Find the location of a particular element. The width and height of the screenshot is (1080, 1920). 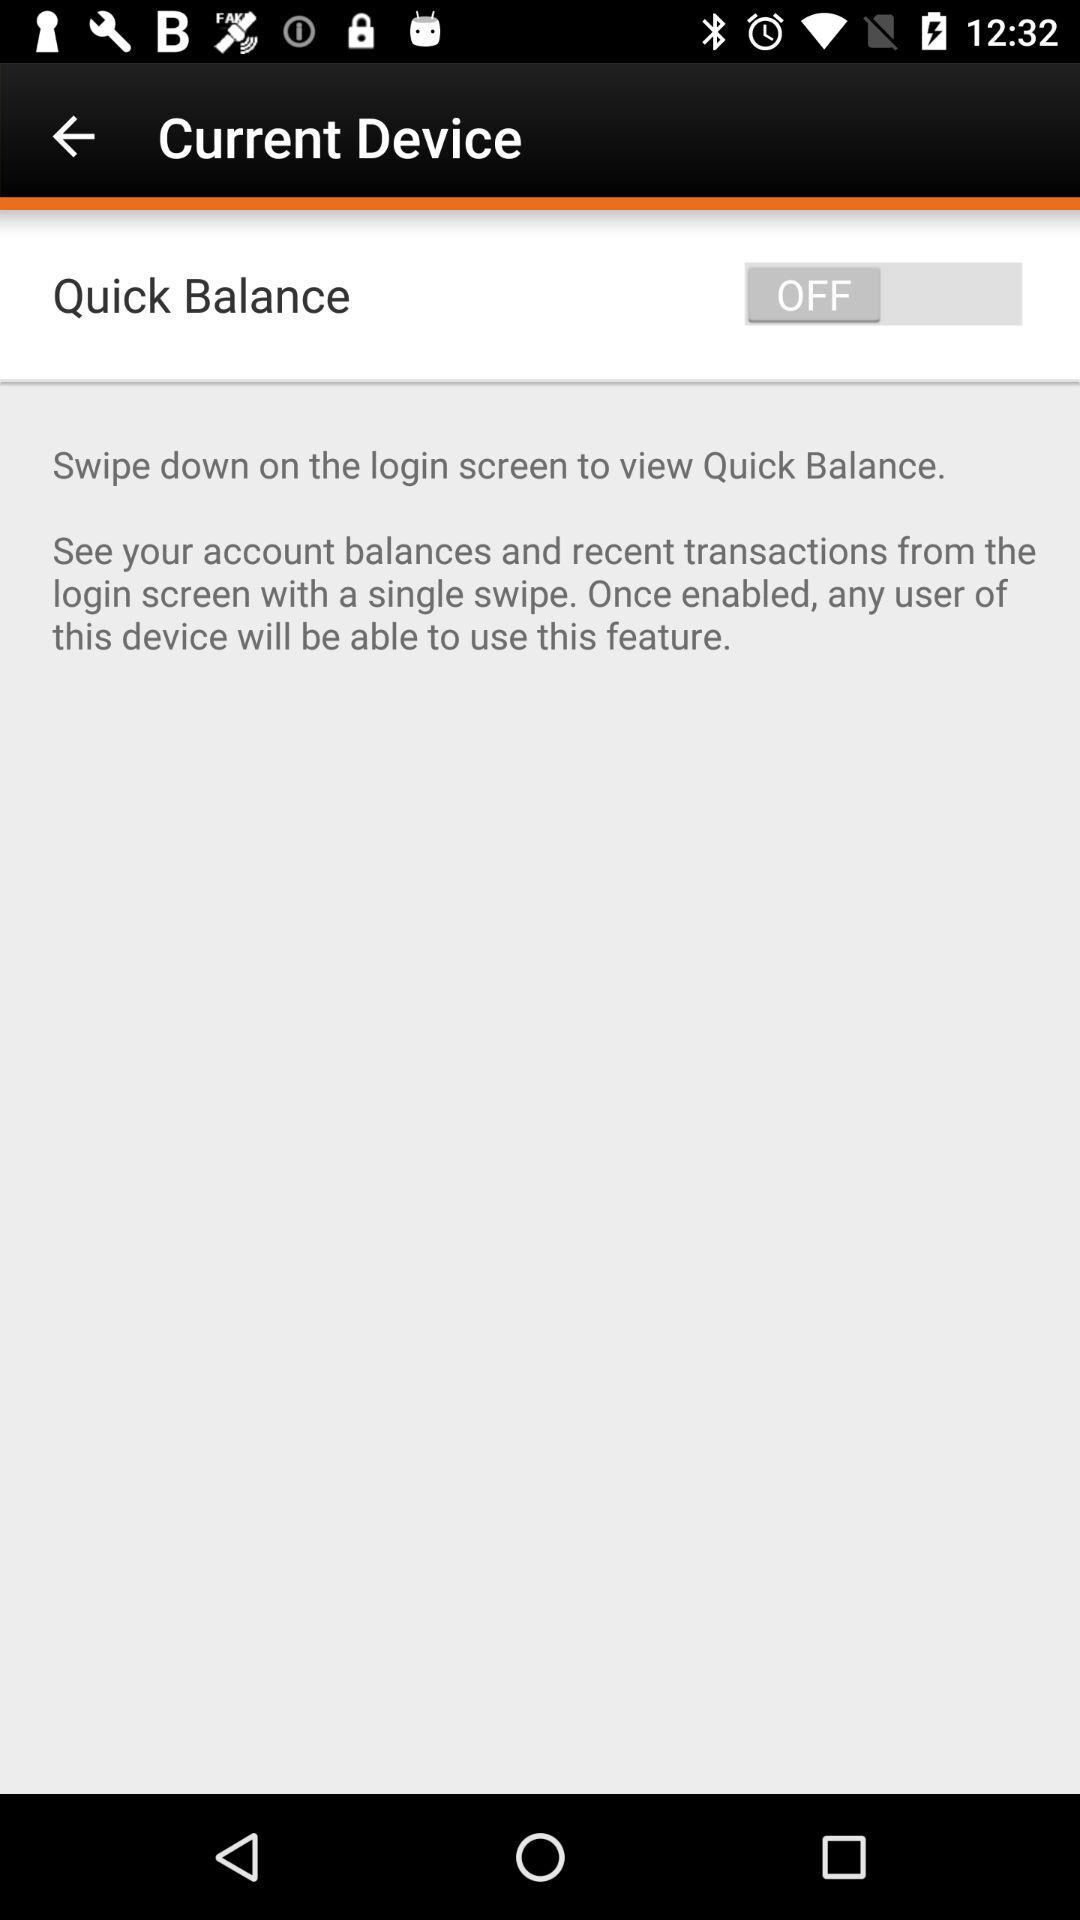

icon next to the current device icon is located at coordinates (72, 135).